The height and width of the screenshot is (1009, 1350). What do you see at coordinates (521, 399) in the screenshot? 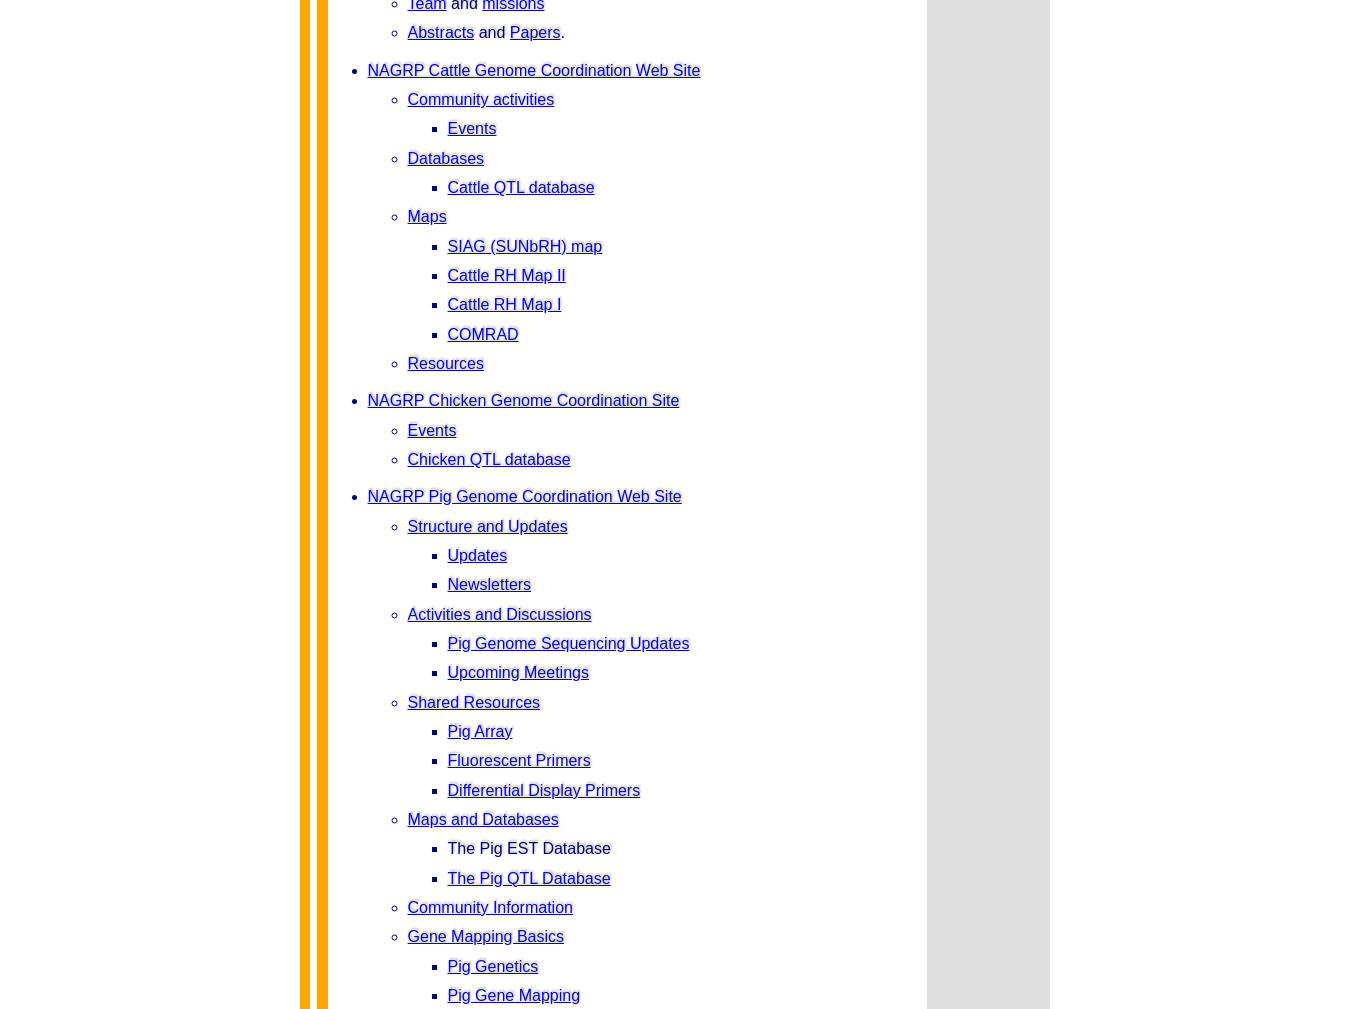
I see `'NAGRP Chicken Genome Coordination Site'` at bounding box center [521, 399].